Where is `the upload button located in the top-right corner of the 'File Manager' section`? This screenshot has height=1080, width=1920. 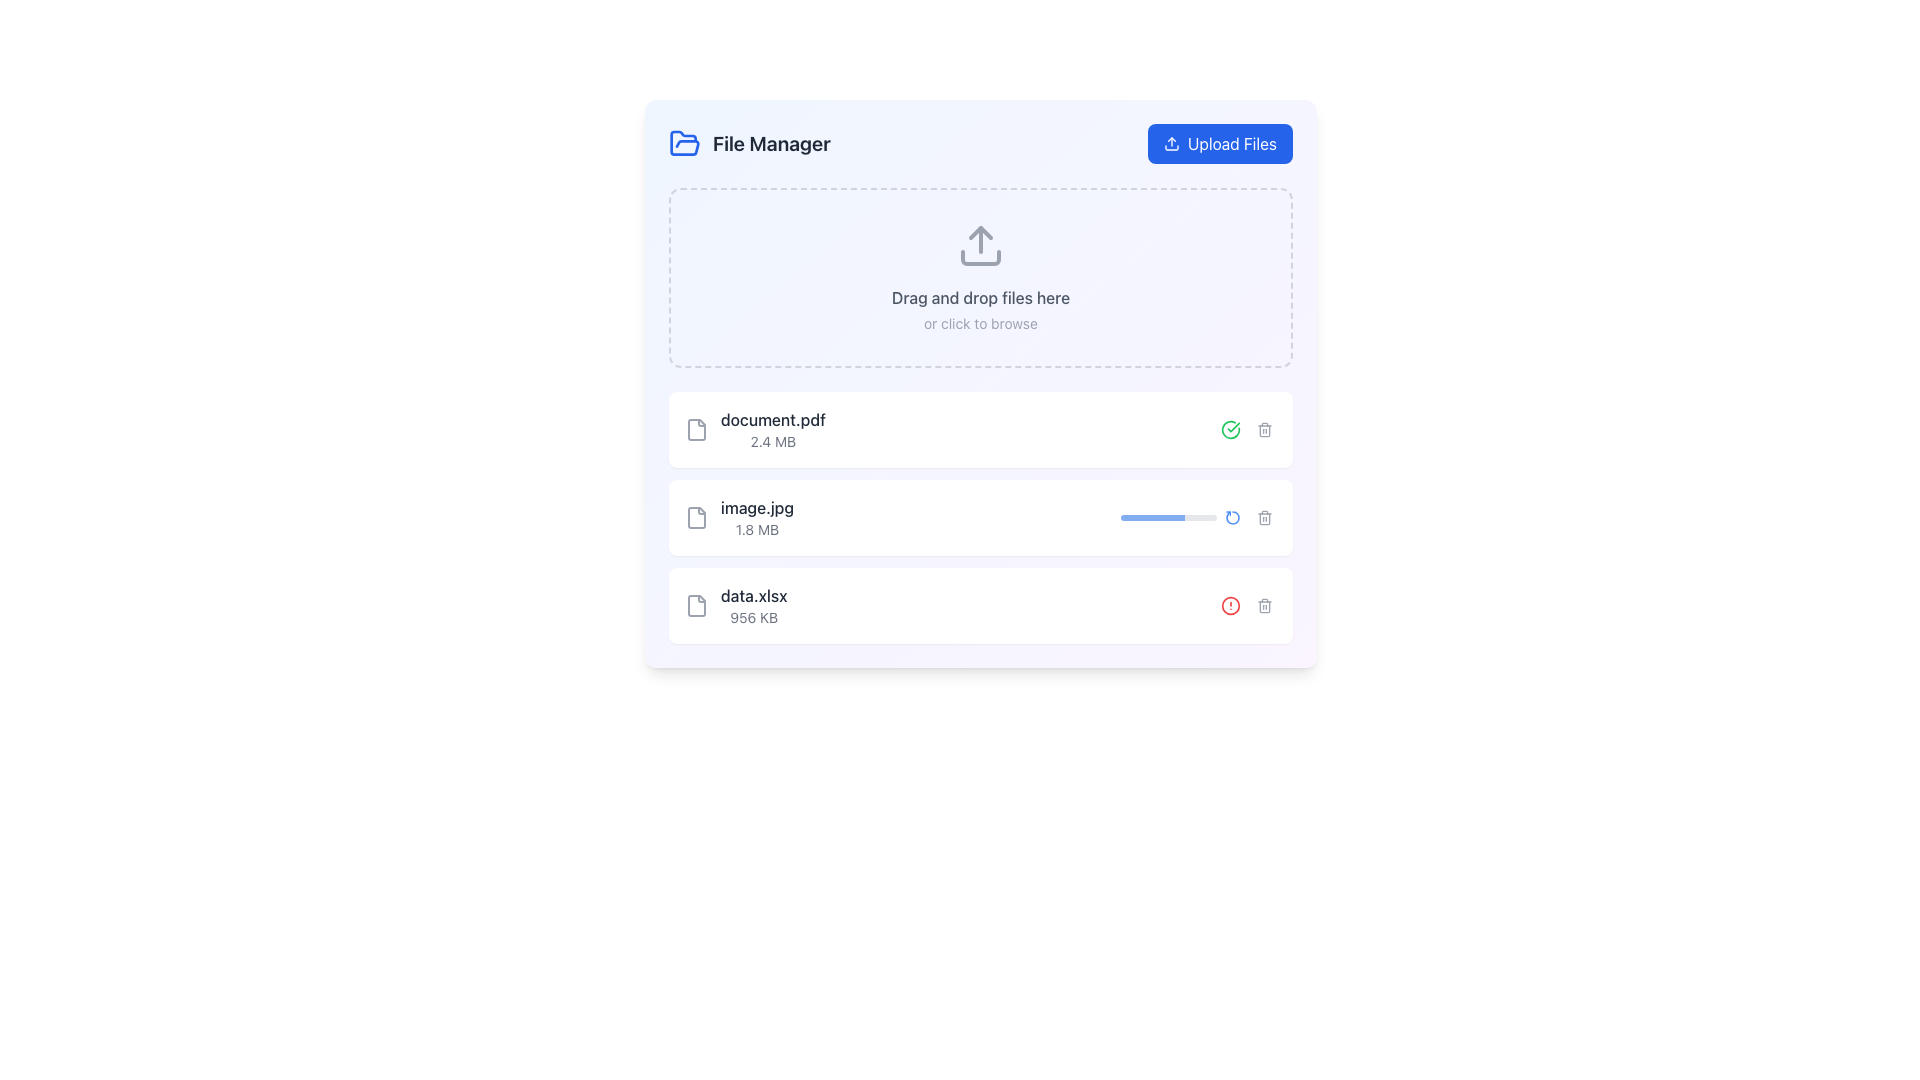
the upload button located in the top-right corner of the 'File Manager' section is located at coordinates (1219, 142).